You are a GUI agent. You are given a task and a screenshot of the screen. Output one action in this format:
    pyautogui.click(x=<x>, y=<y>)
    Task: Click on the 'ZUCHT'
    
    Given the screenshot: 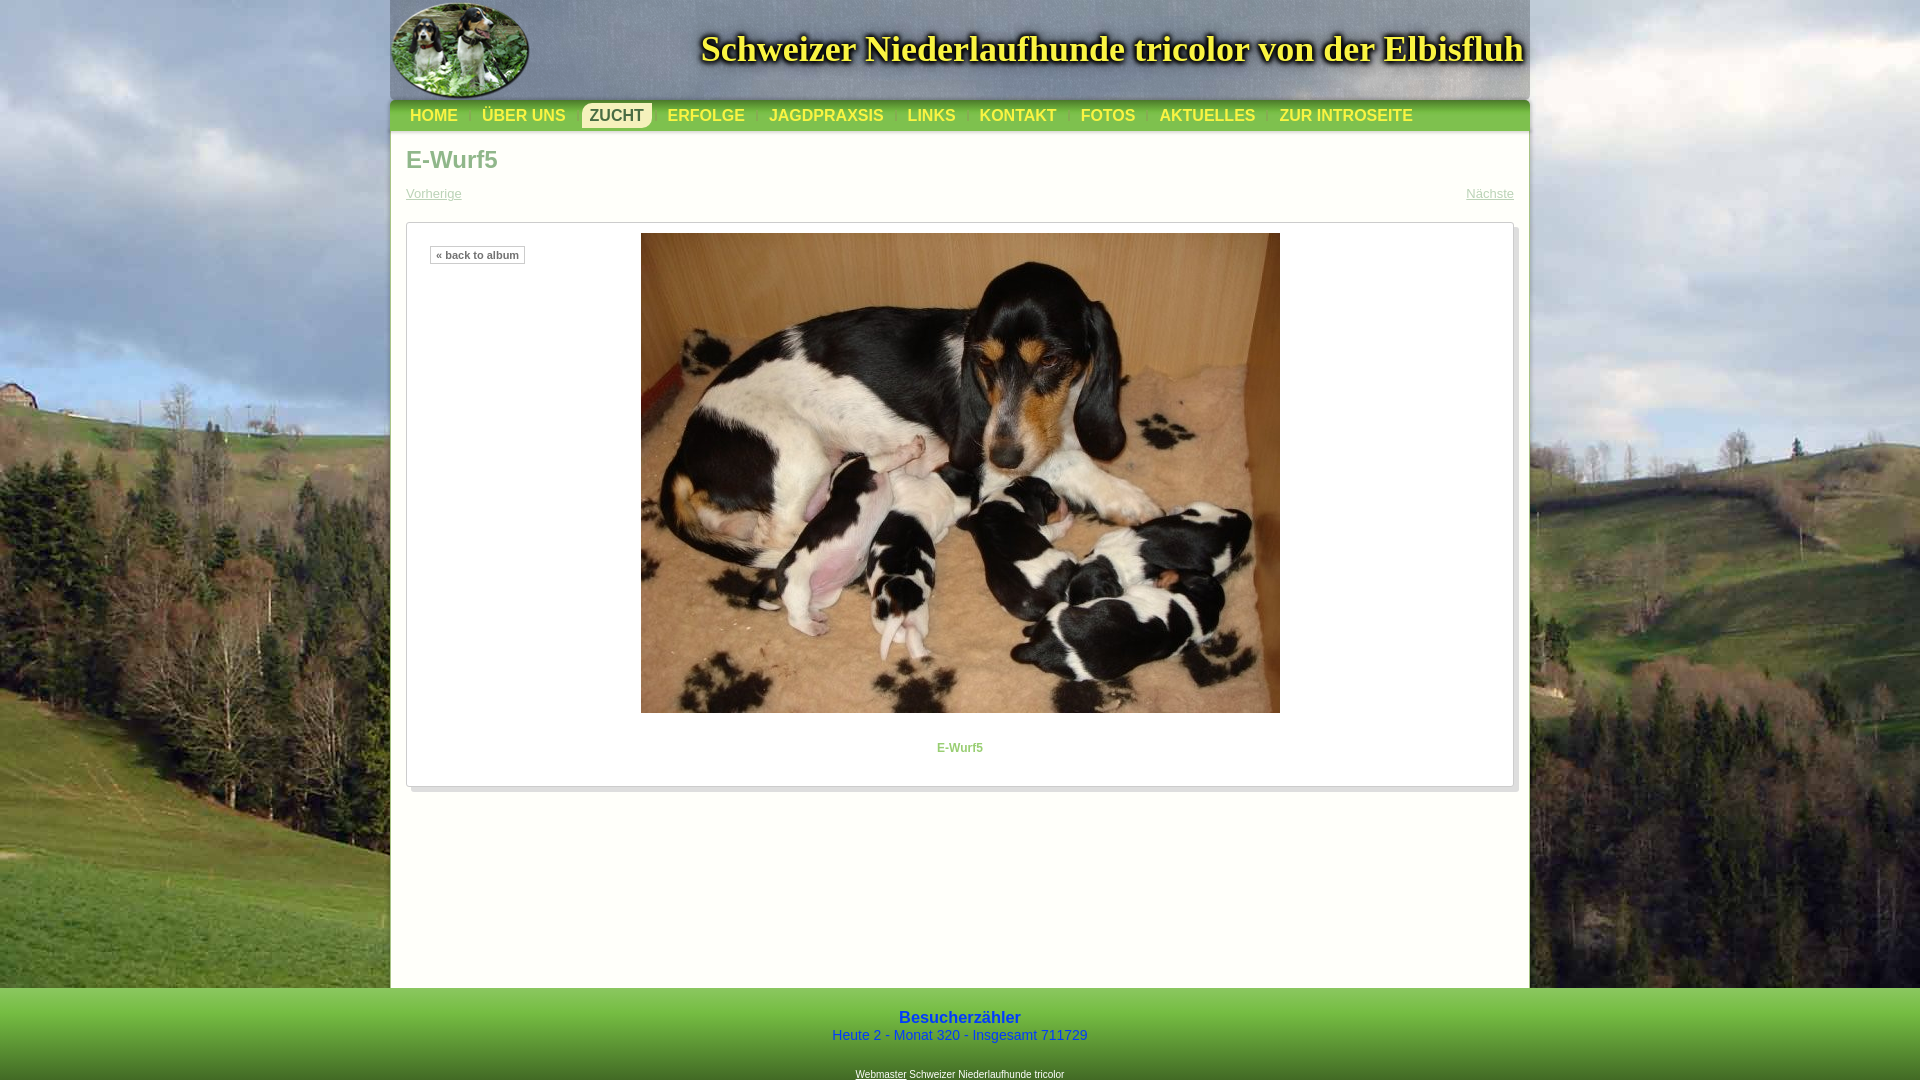 What is the action you would take?
    pyautogui.click(x=580, y=115)
    